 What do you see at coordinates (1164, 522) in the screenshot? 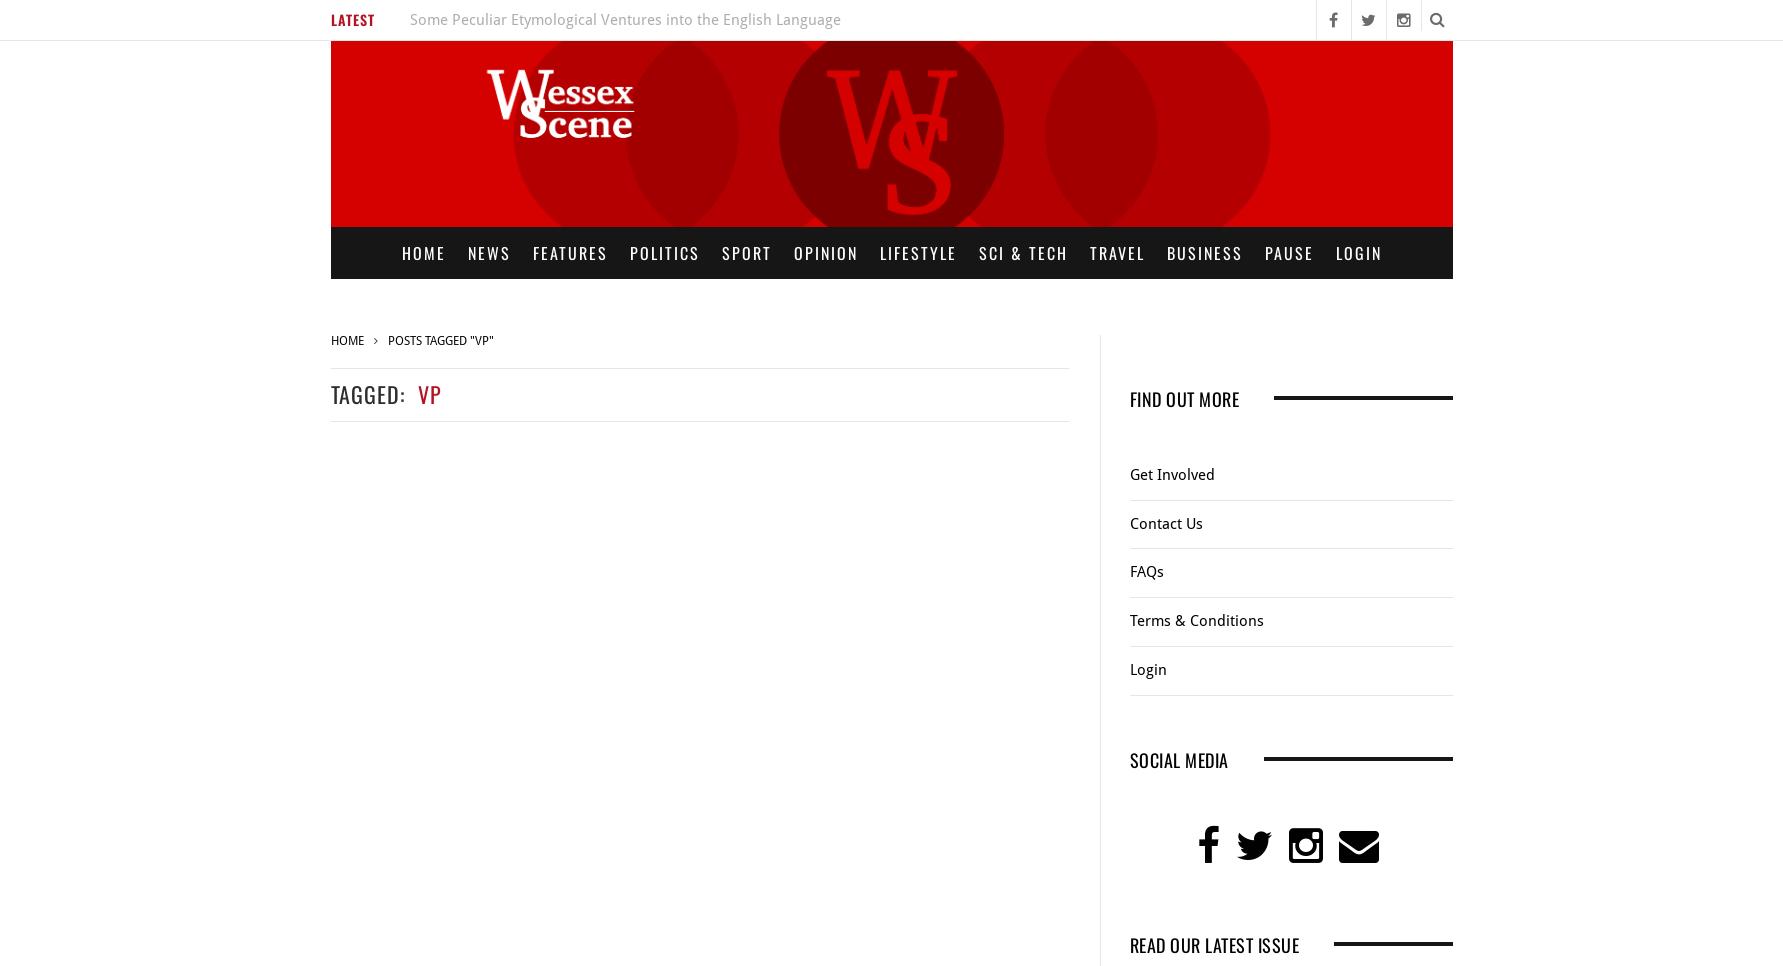
I see `'Contact Us'` at bounding box center [1164, 522].